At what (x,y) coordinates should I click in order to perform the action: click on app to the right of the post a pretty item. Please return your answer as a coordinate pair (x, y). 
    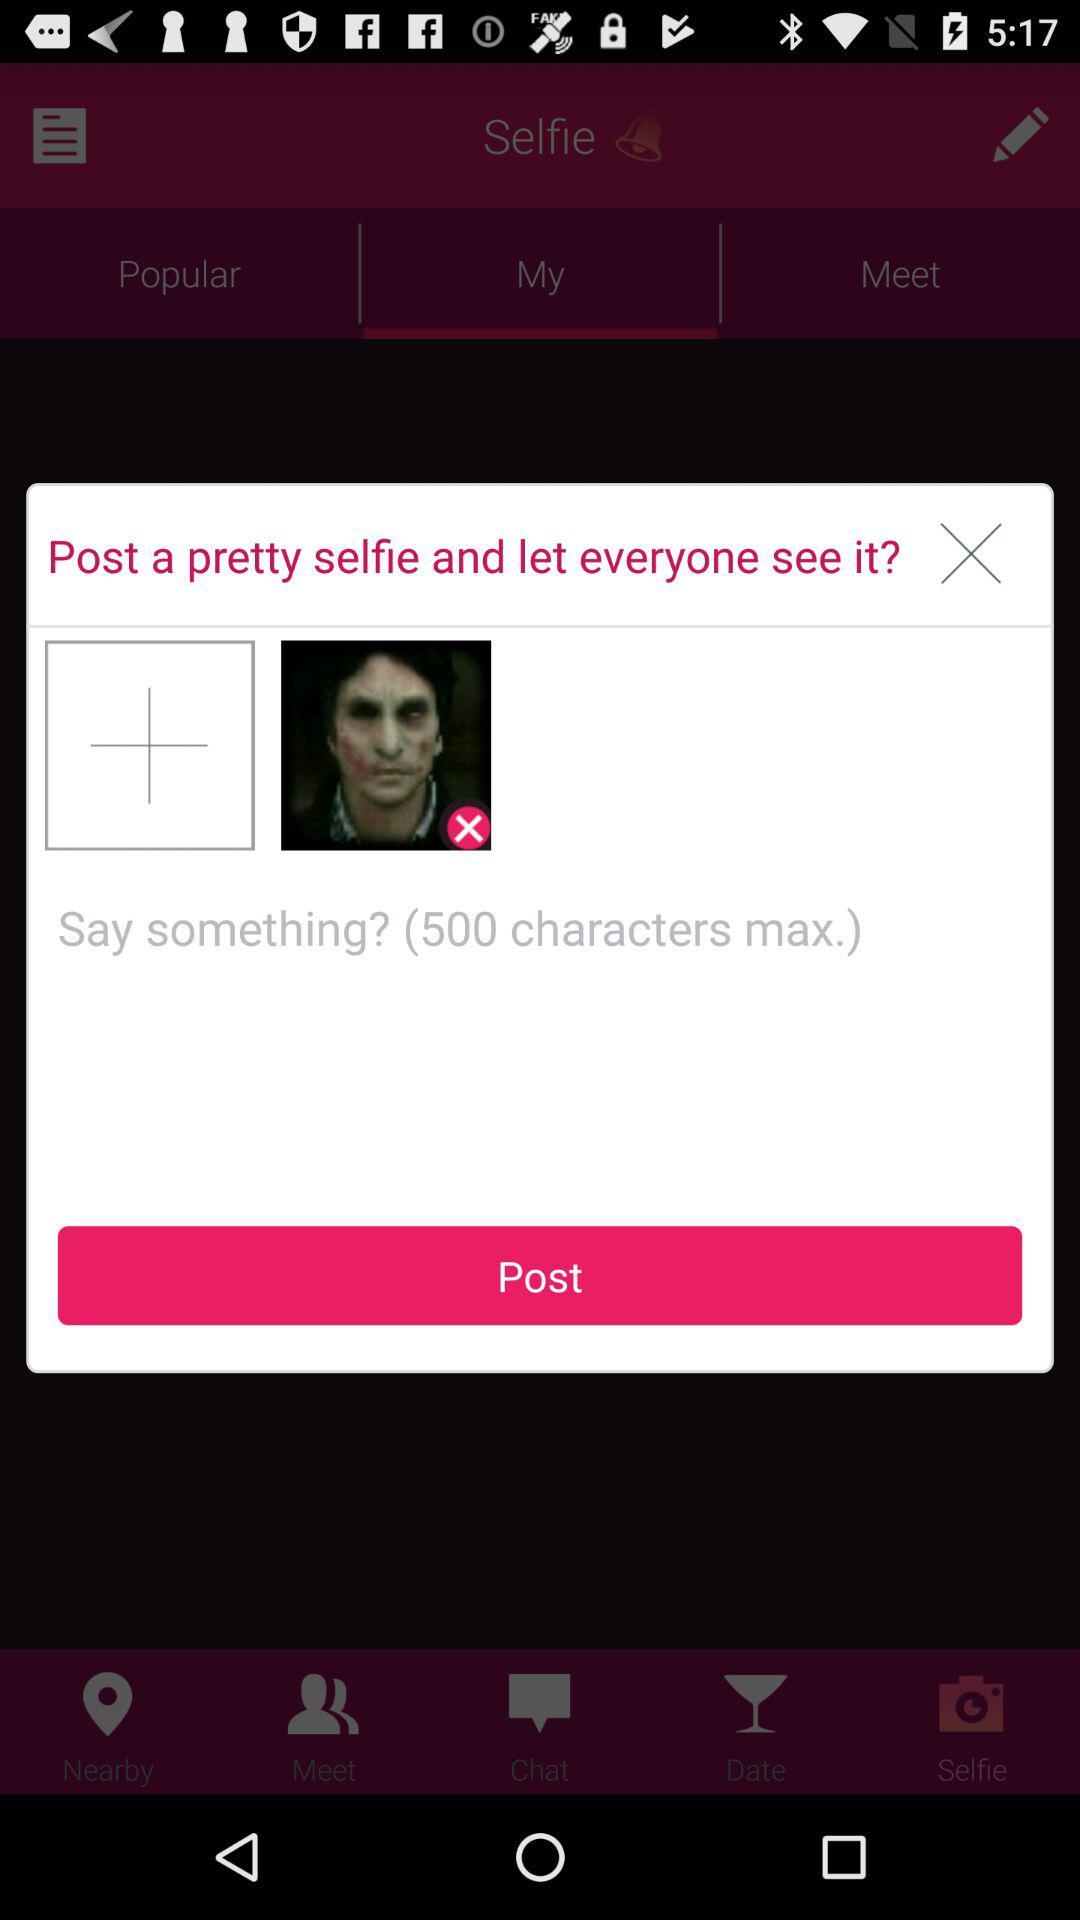
    Looking at the image, I should click on (970, 555).